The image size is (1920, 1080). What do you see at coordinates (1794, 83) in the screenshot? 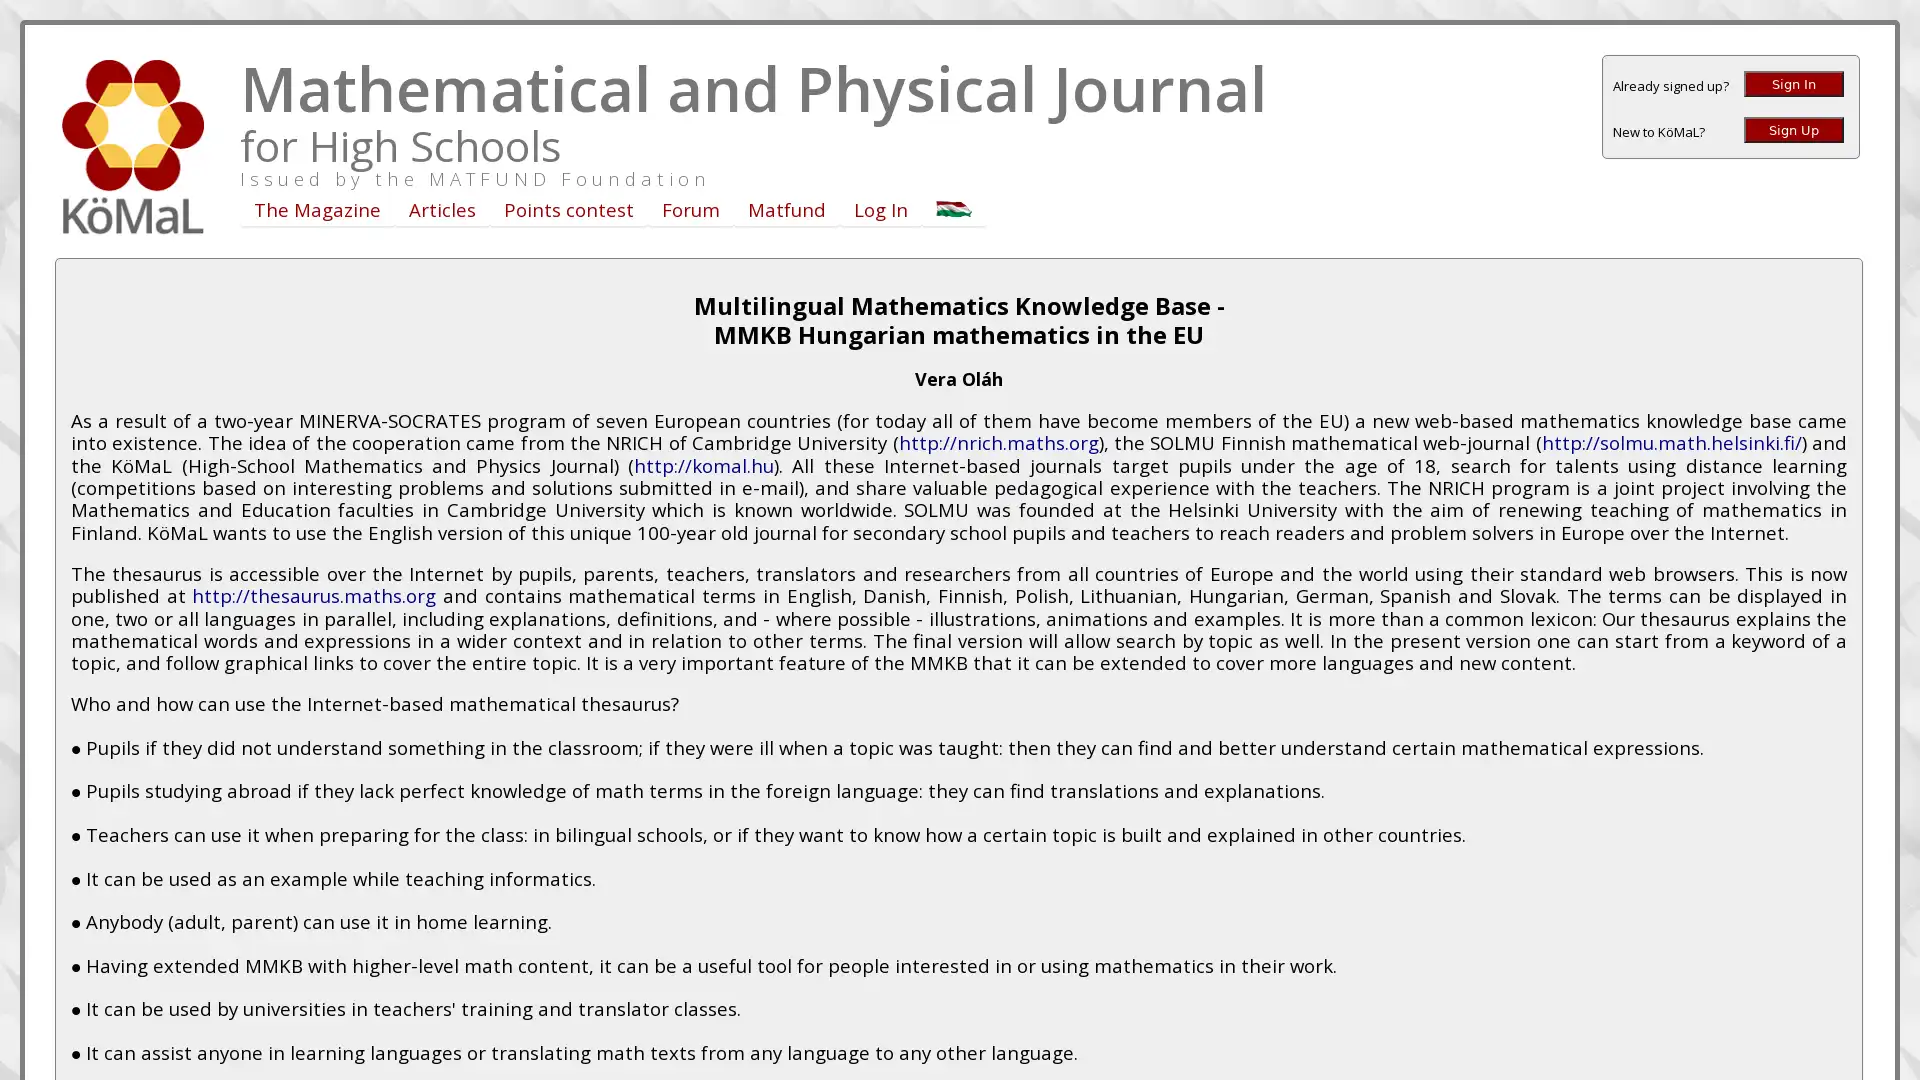
I see `Sign In` at bounding box center [1794, 83].